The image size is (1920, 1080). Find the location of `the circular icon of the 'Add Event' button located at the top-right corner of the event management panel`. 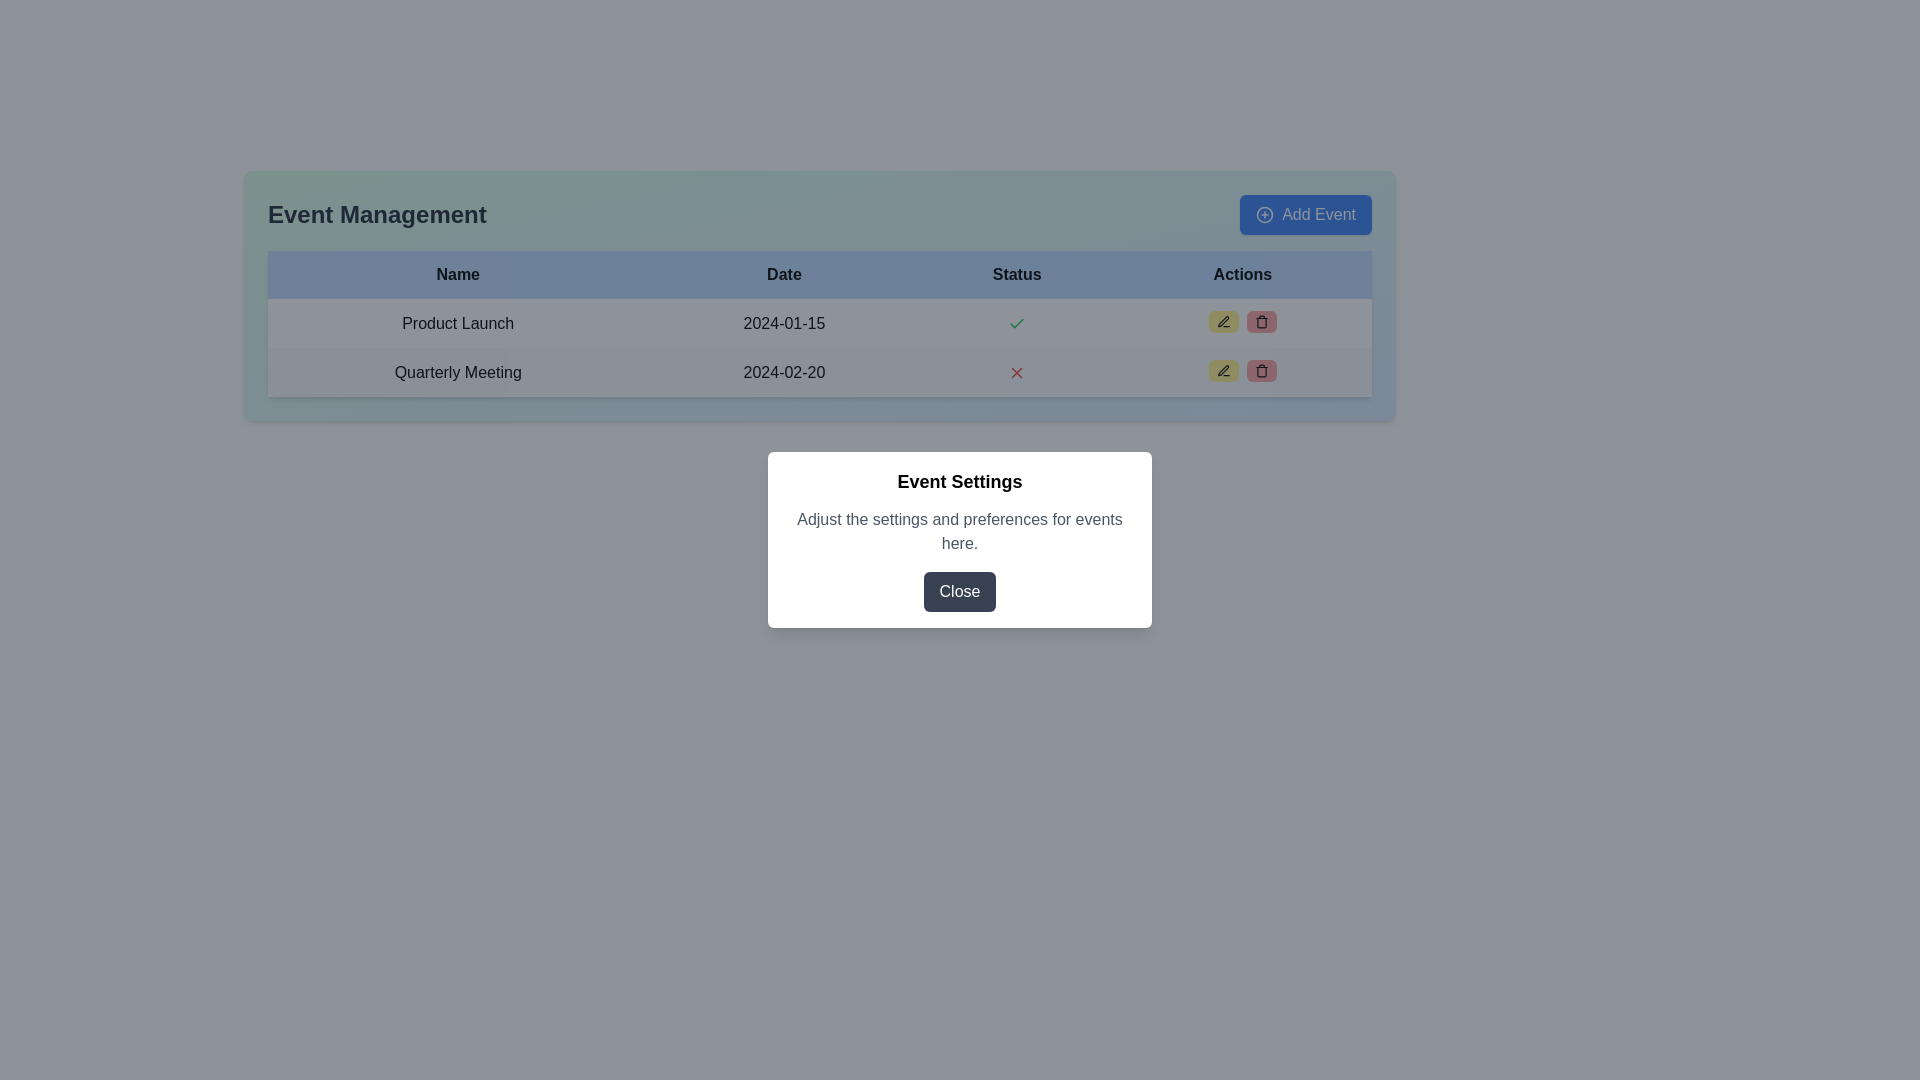

the circular icon of the 'Add Event' button located at the top-right corner of the event management panel is located at coordinates (1264, 215).